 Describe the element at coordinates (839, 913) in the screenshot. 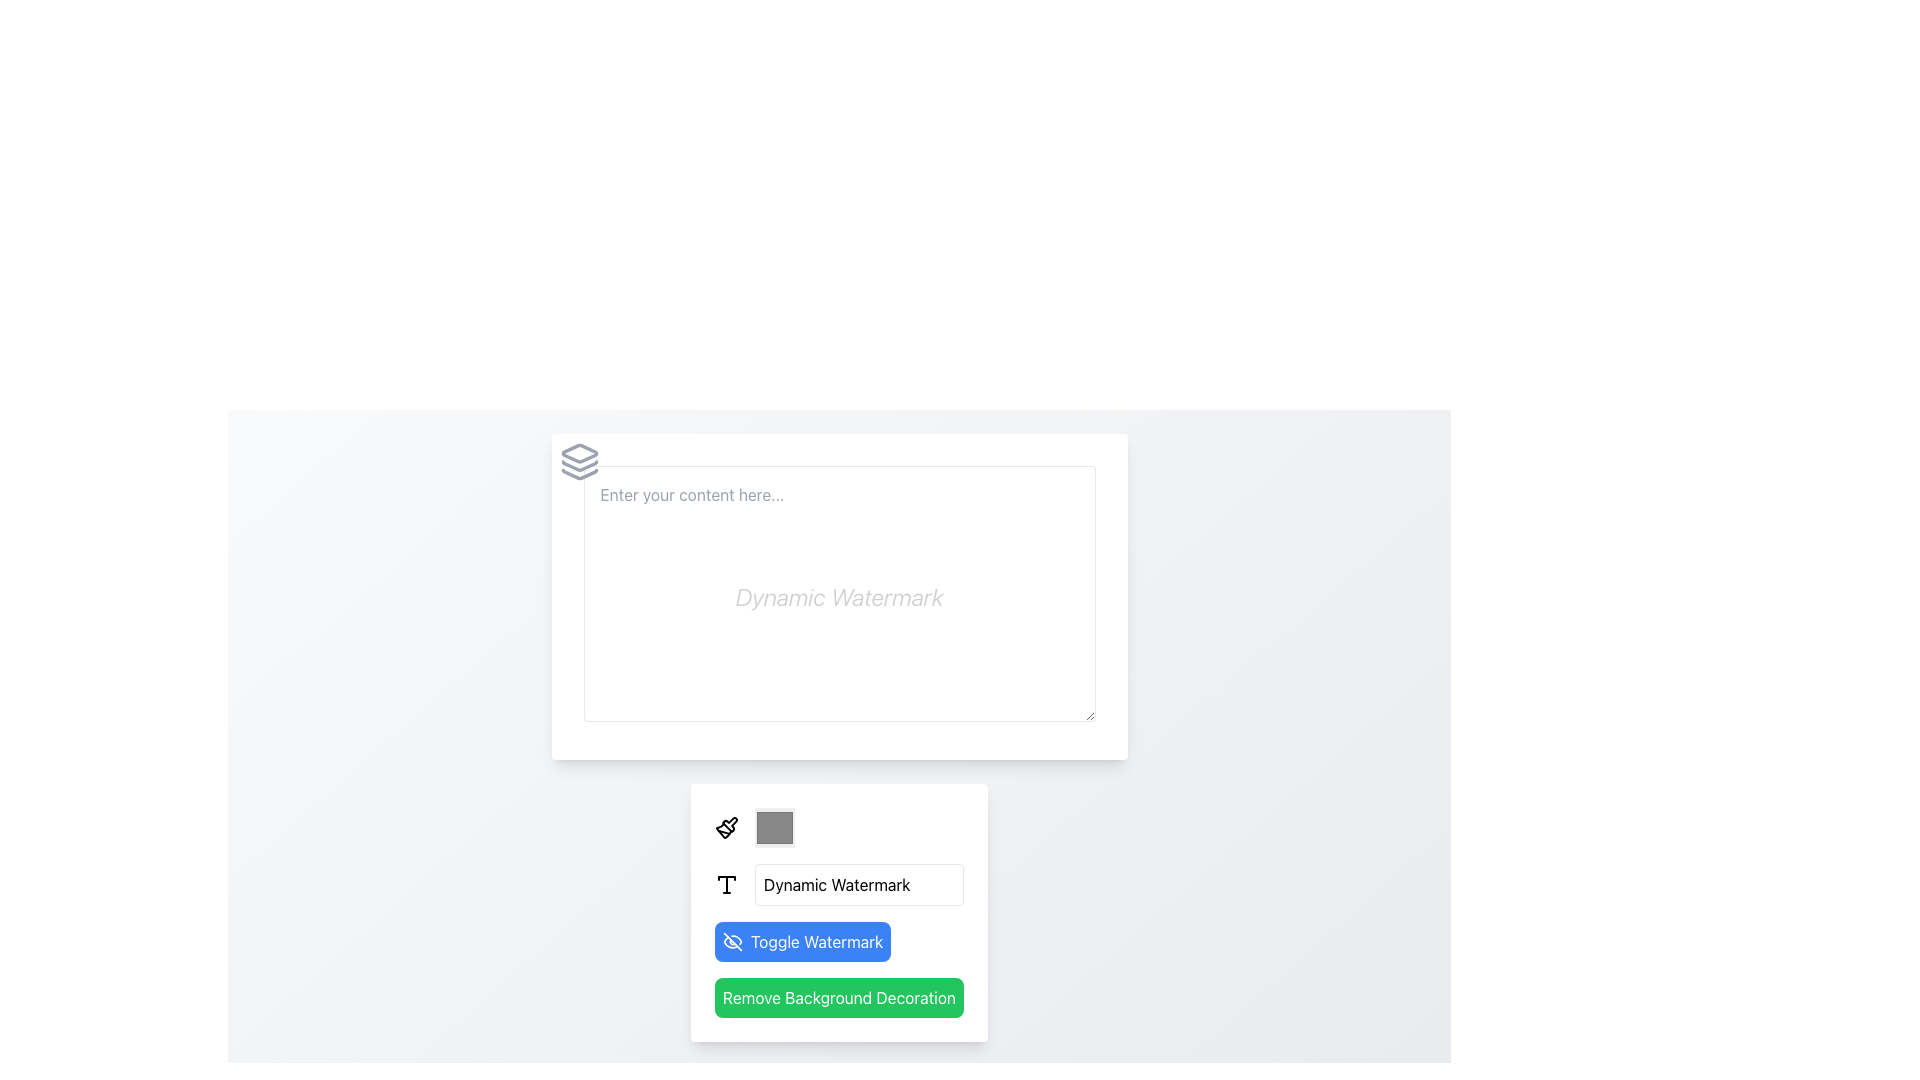

I see `the buttons in the Control panel section with rounded corners and a white background` at that location.